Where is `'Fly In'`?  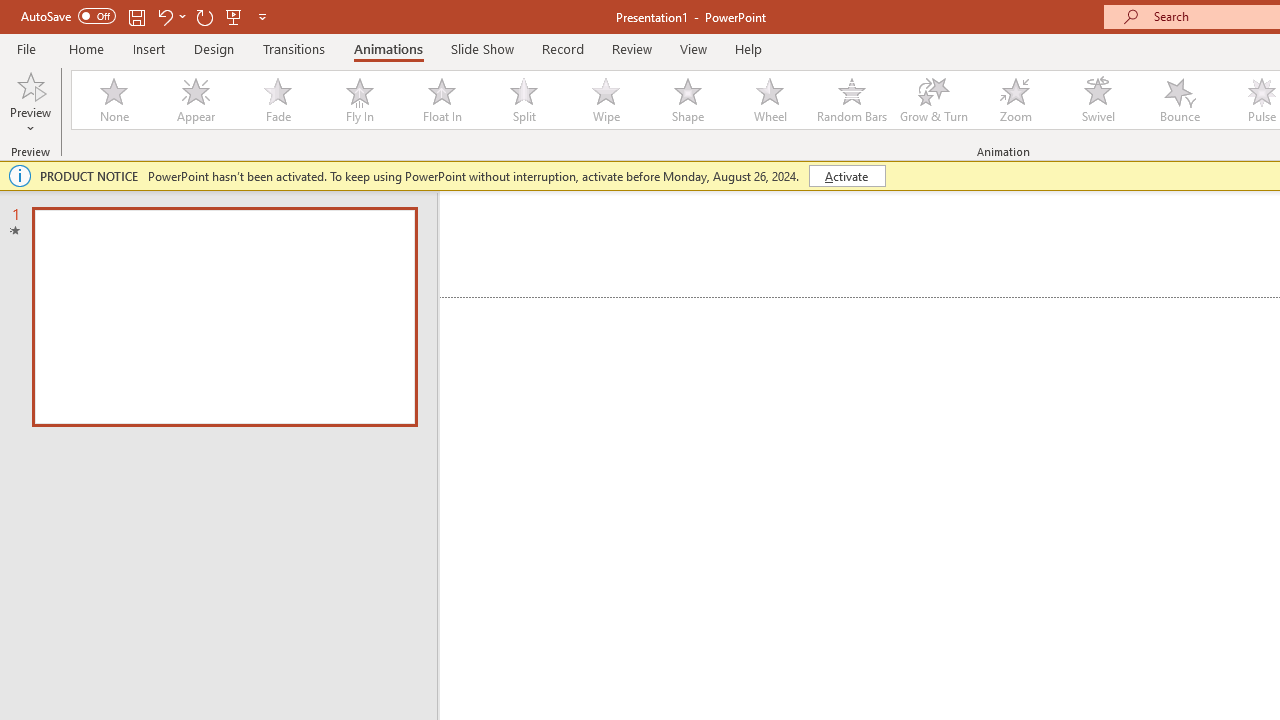 'Fly In' is located at coordinates (359, 100).